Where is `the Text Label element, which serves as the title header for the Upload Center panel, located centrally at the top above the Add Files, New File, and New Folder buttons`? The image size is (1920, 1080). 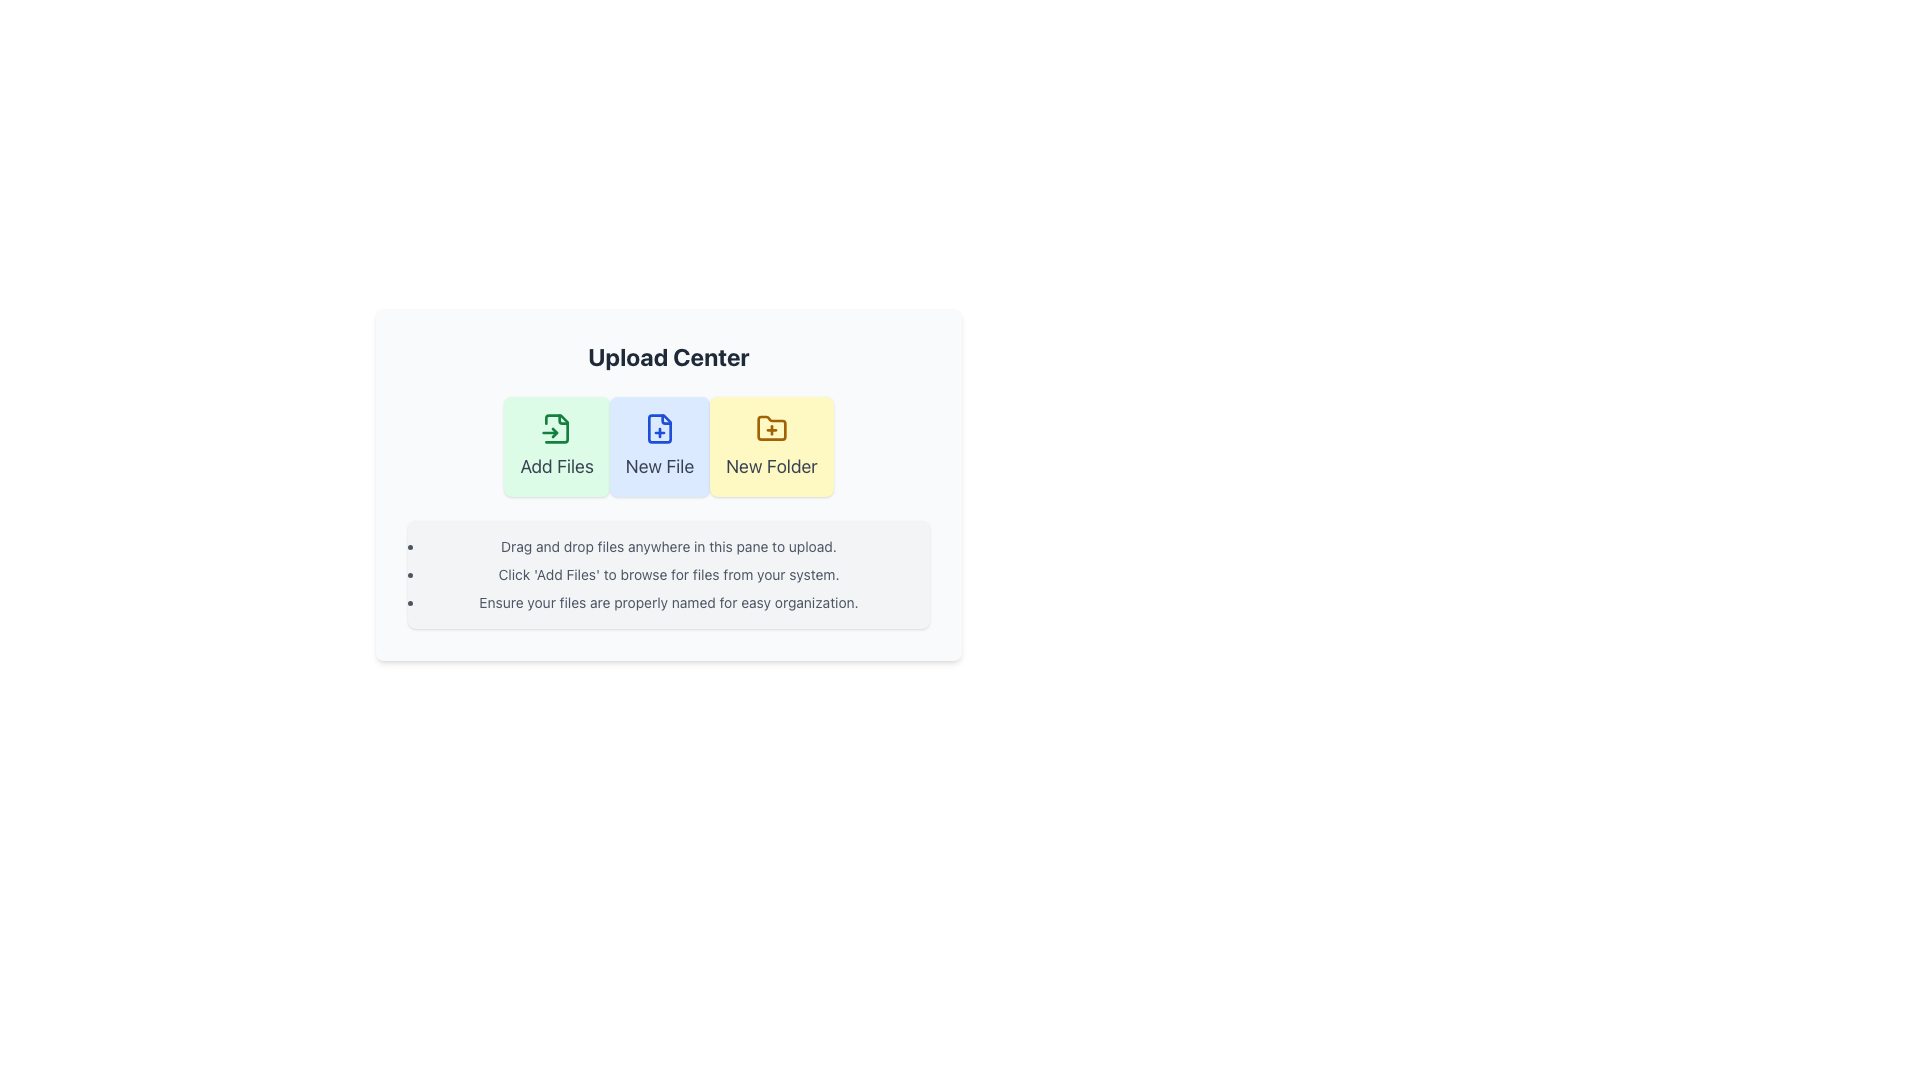
the Text Label element, which serves as the title header for the Upload Center panel, located centrally at the top above the Add Files, New File, and New Folder buttons is located at coordinates (668, 356).